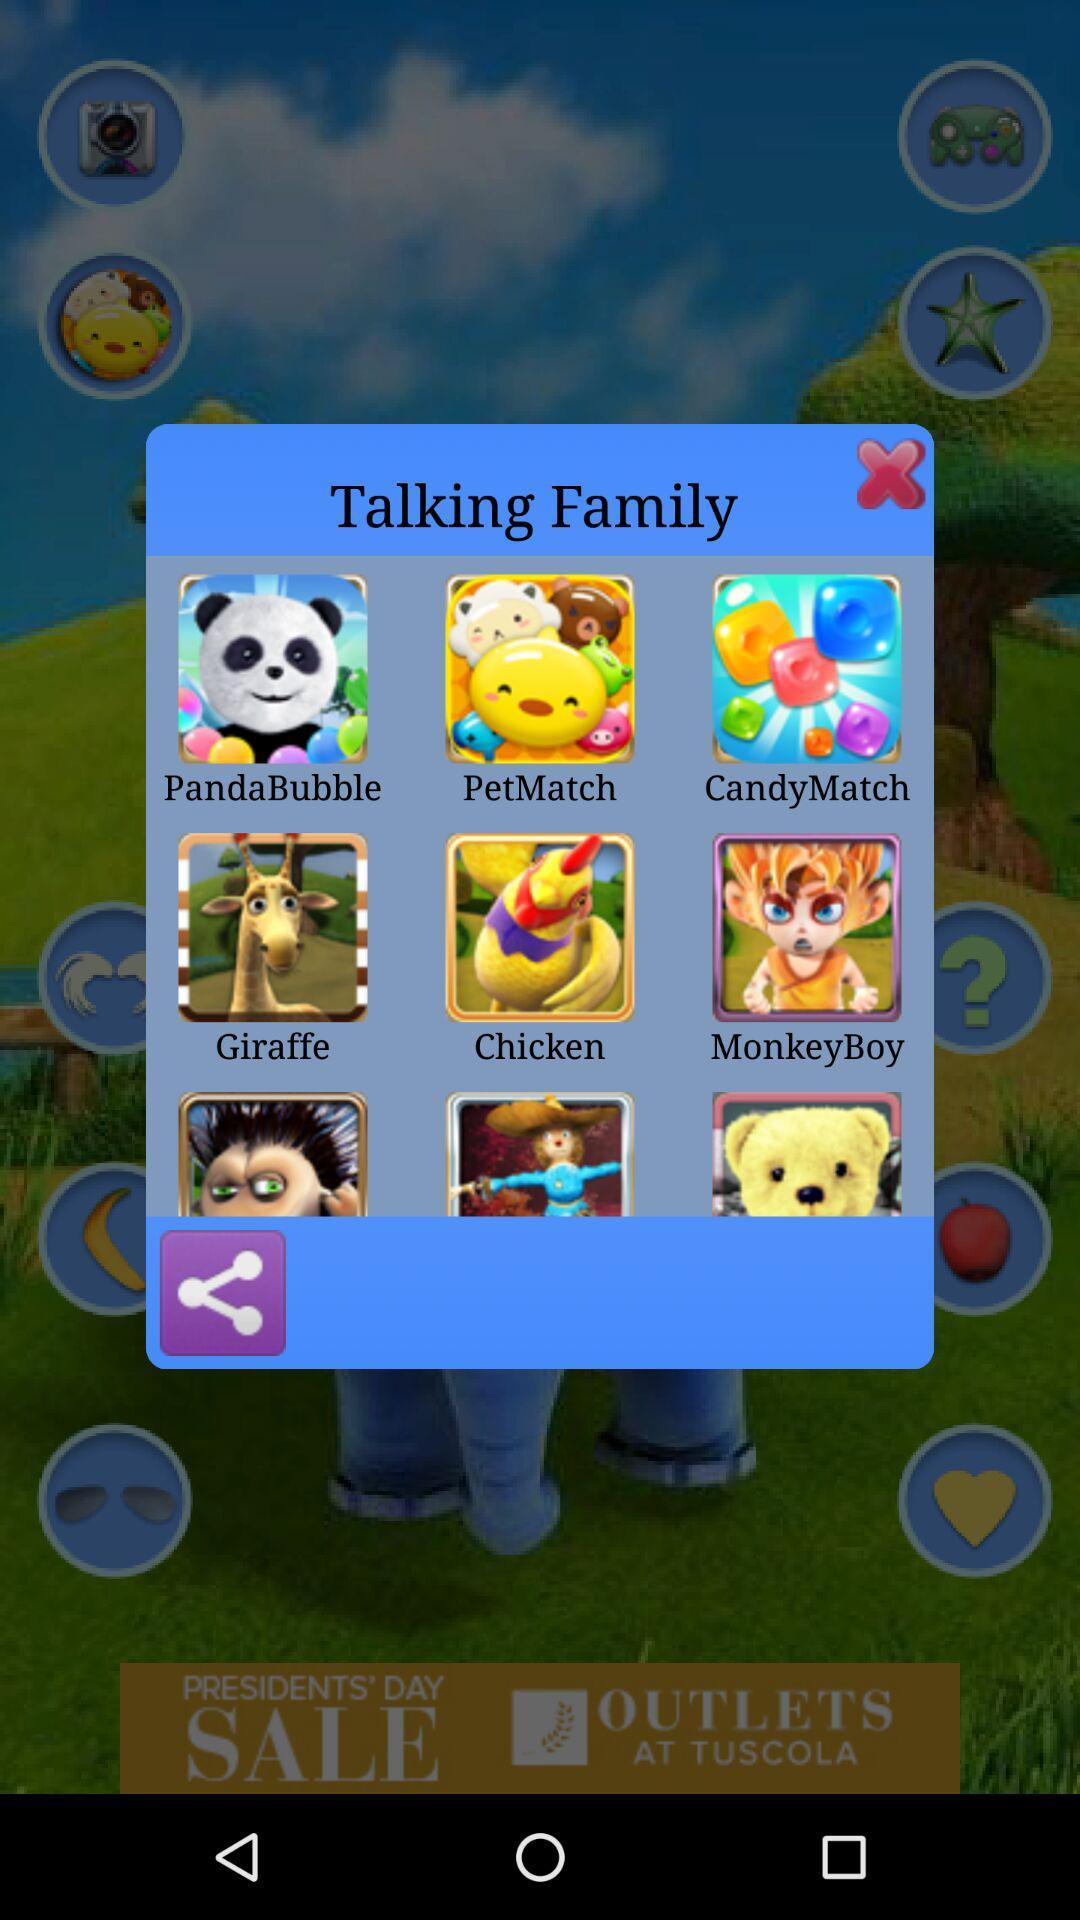  I want to click on this window, so click(890, 472).